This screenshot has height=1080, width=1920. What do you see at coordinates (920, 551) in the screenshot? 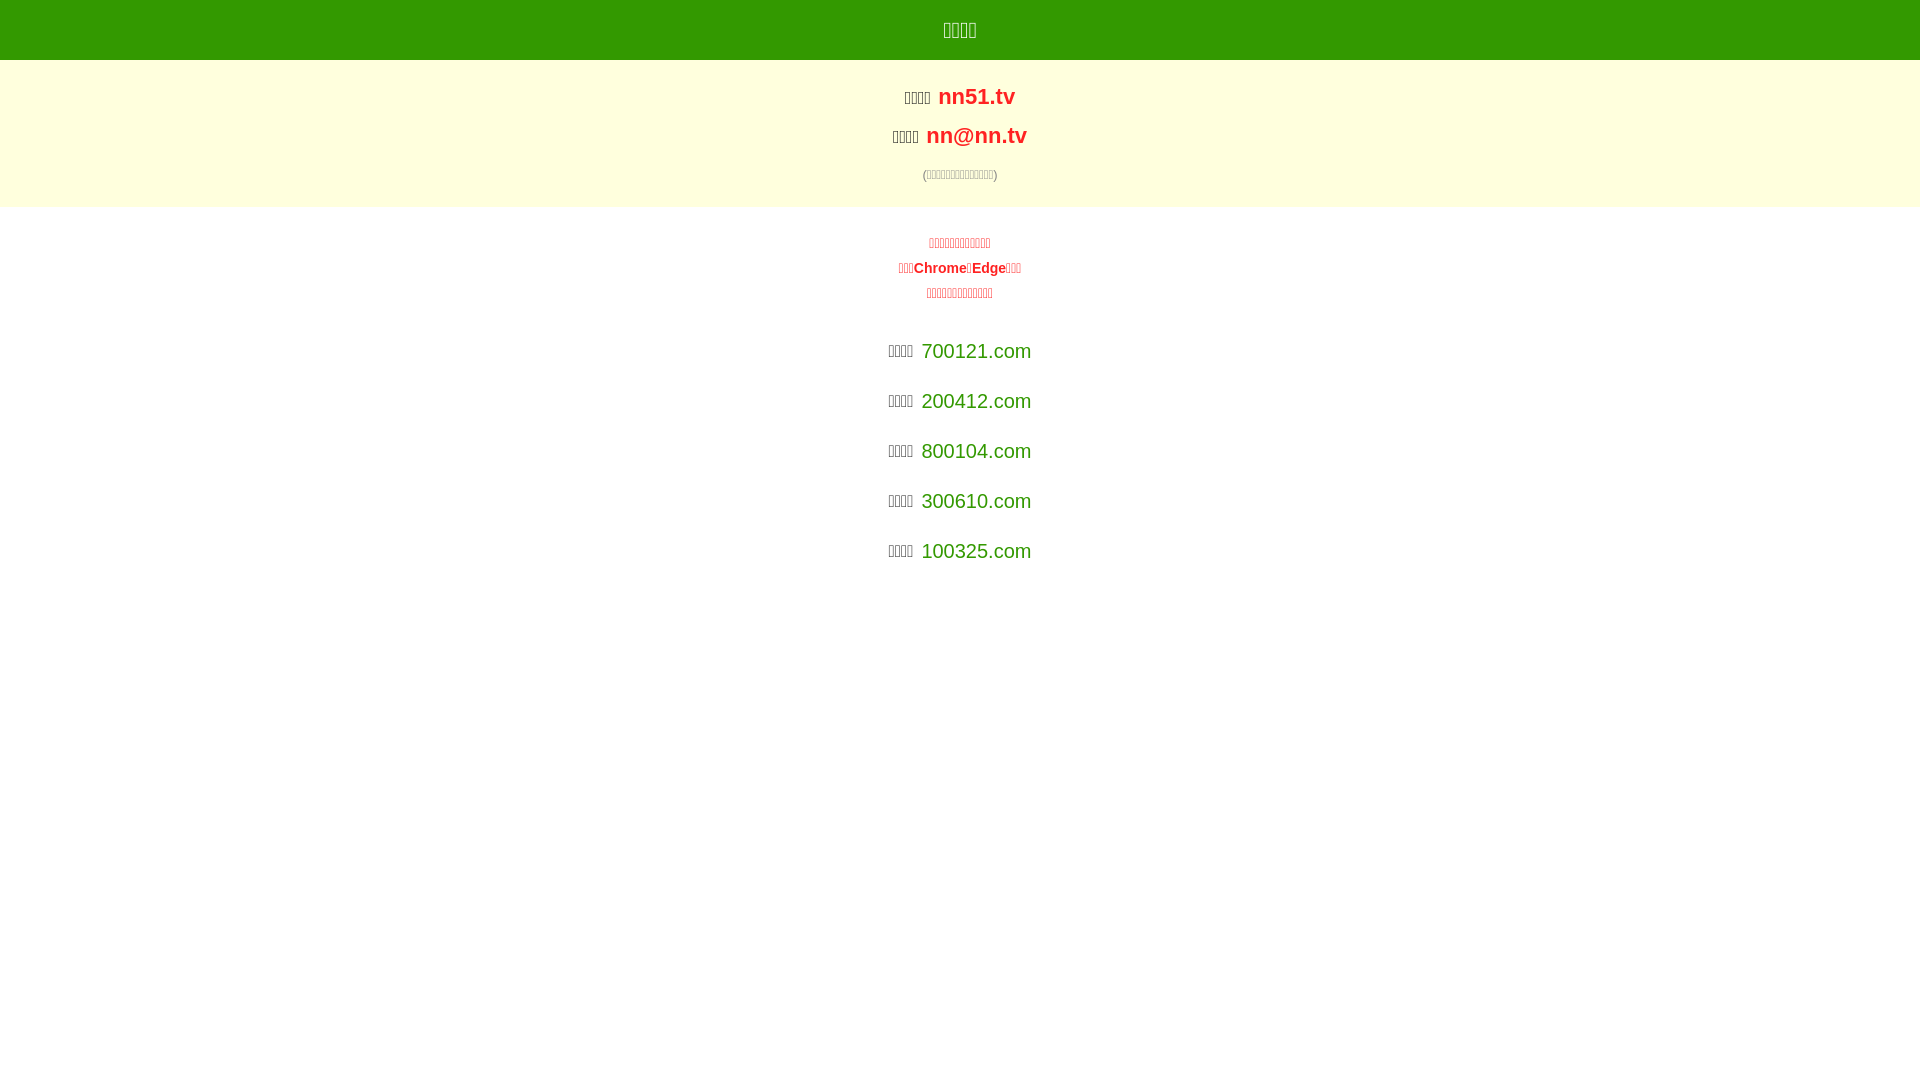
I see `'100325.com'` at bounding box center [920, 551].